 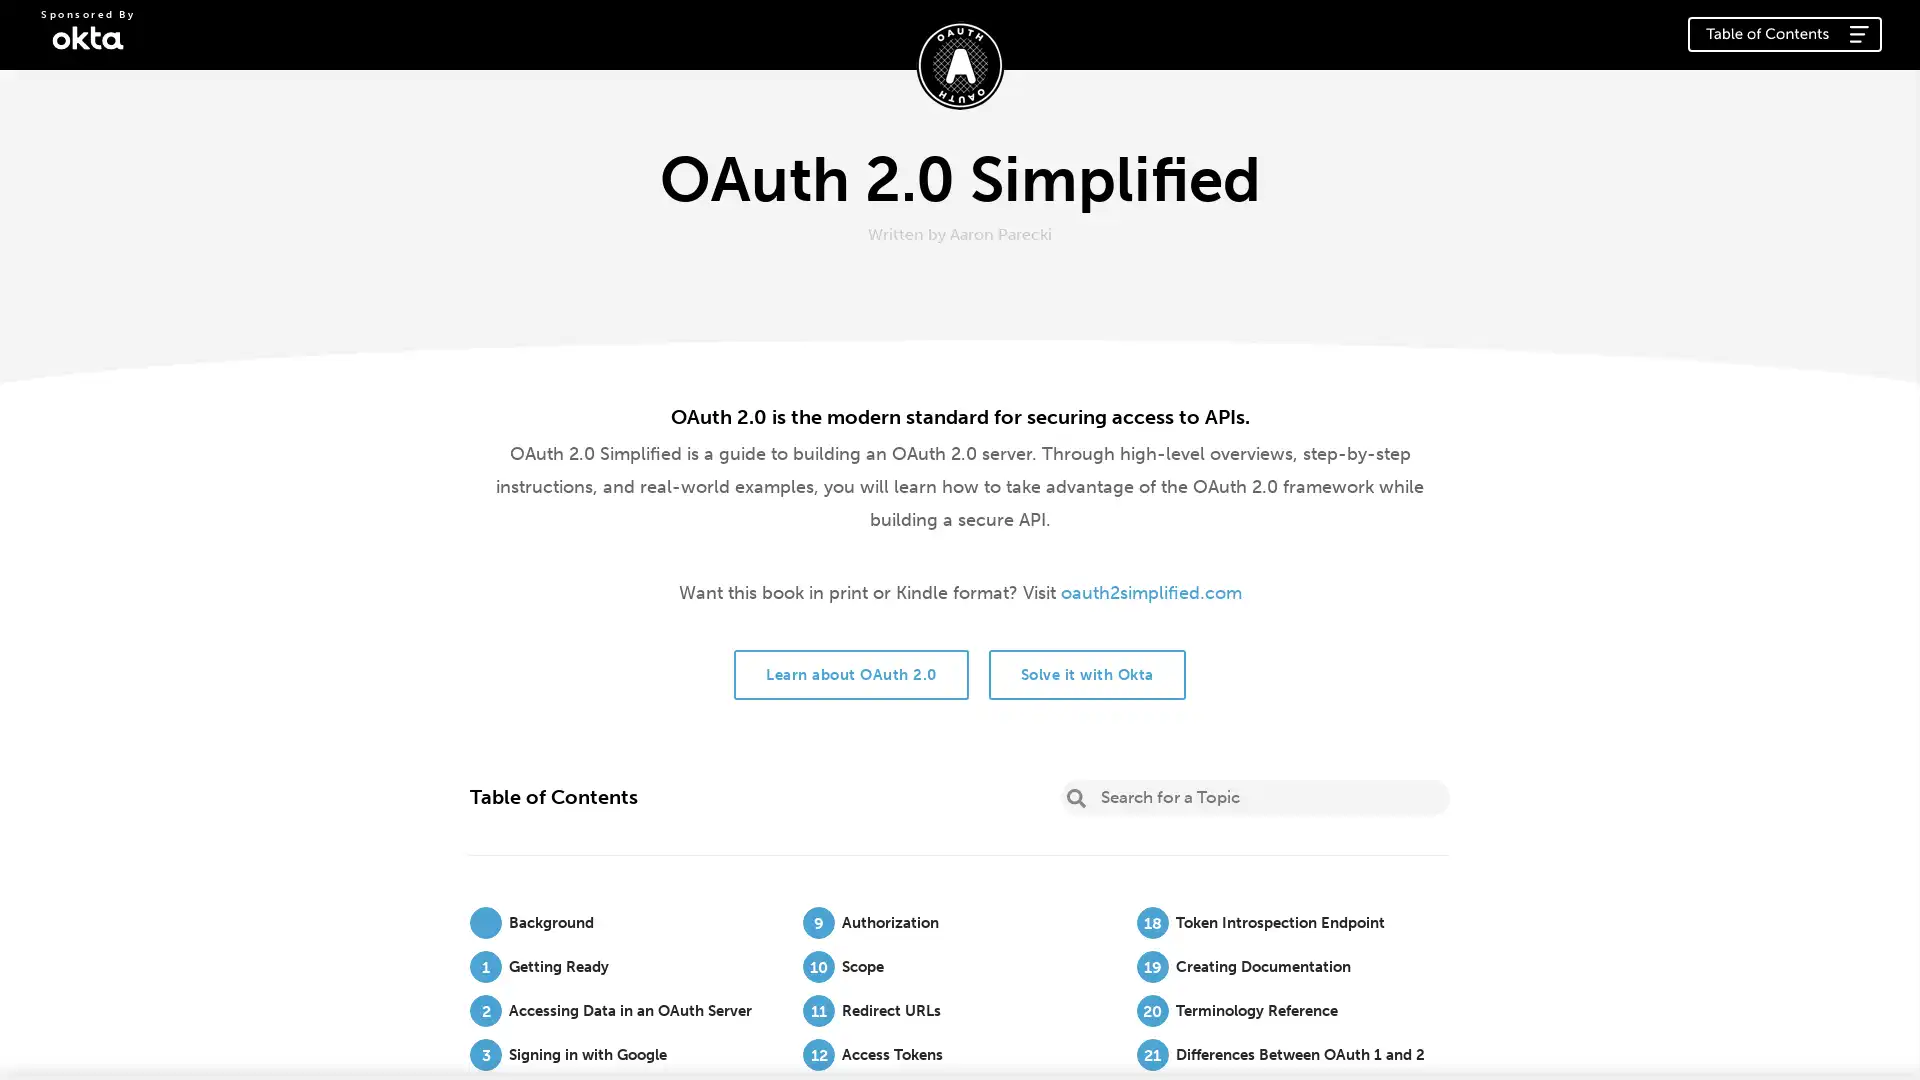 What do you see at coordinates (1546, 1037) in the screenshot?
I see `Got it` at bounding box center [1546, 1037].